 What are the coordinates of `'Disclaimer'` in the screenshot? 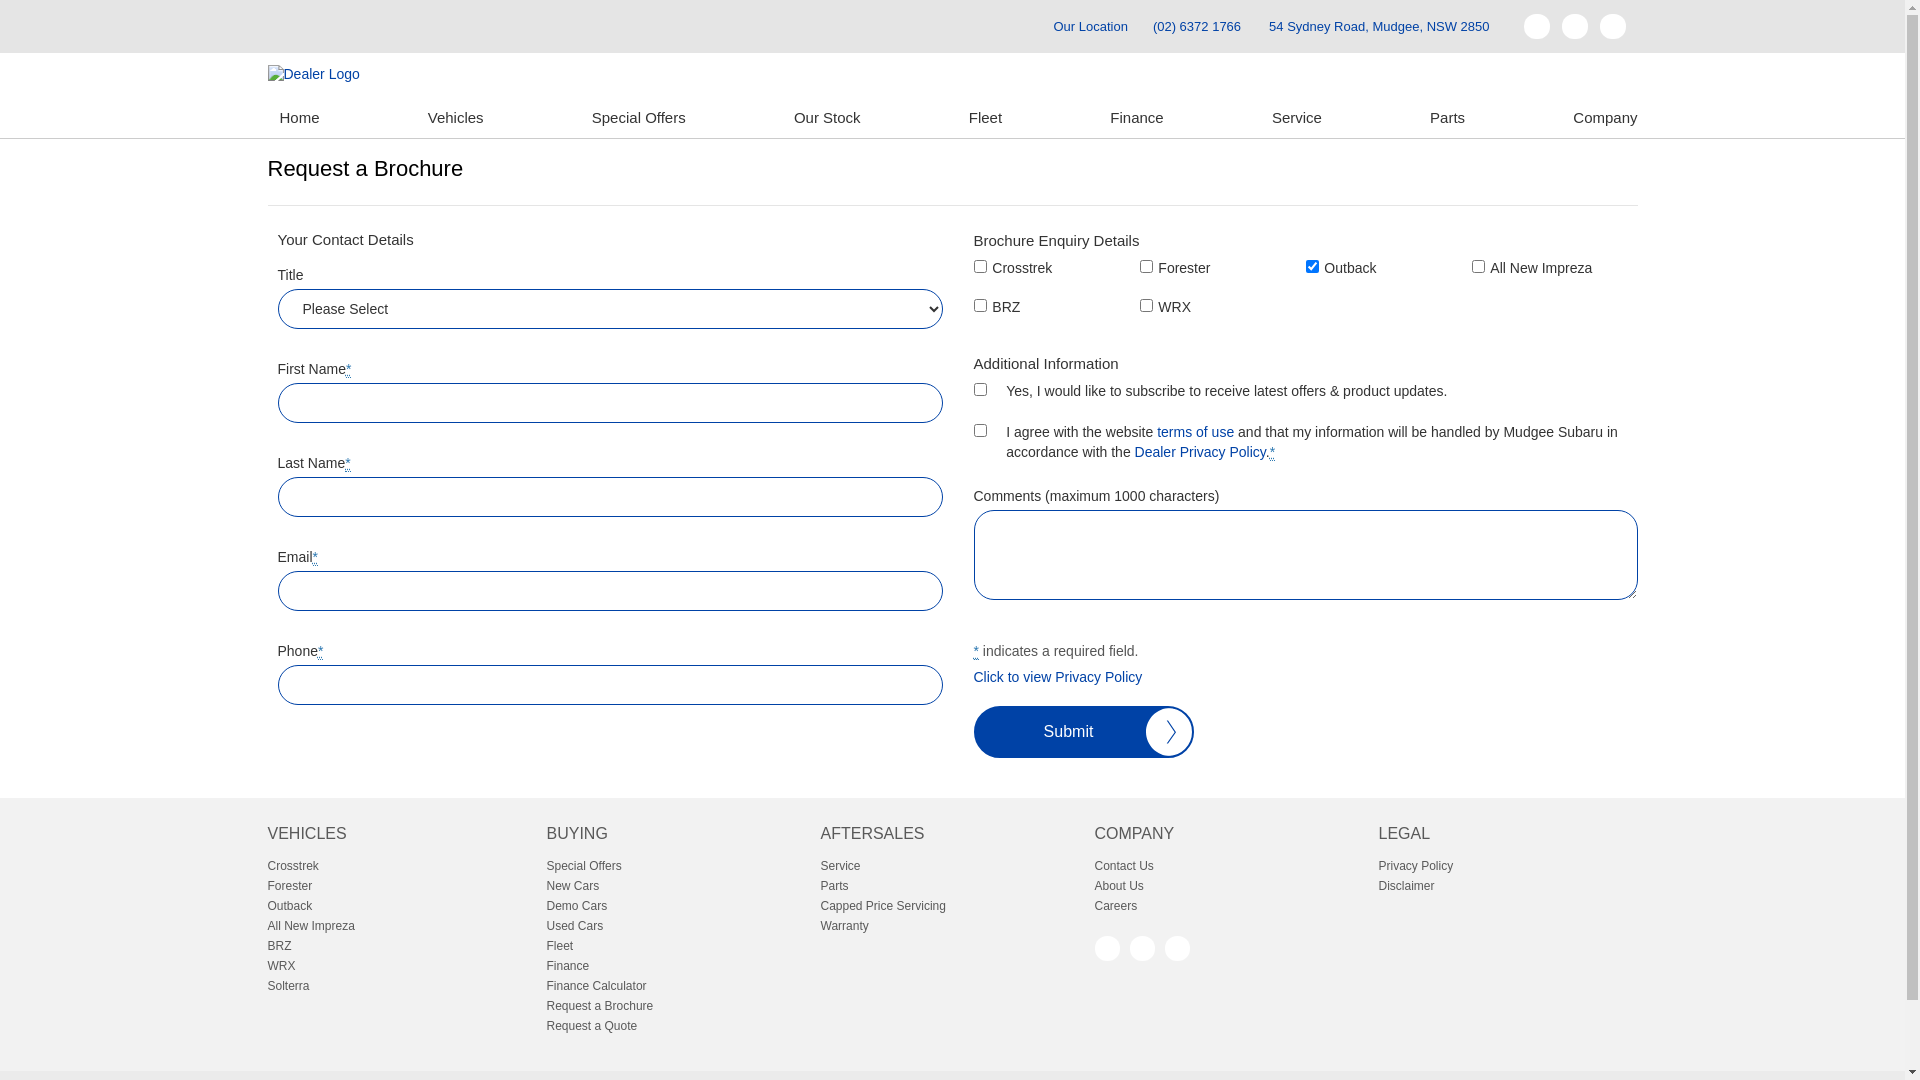 It's located at (1376, 885).